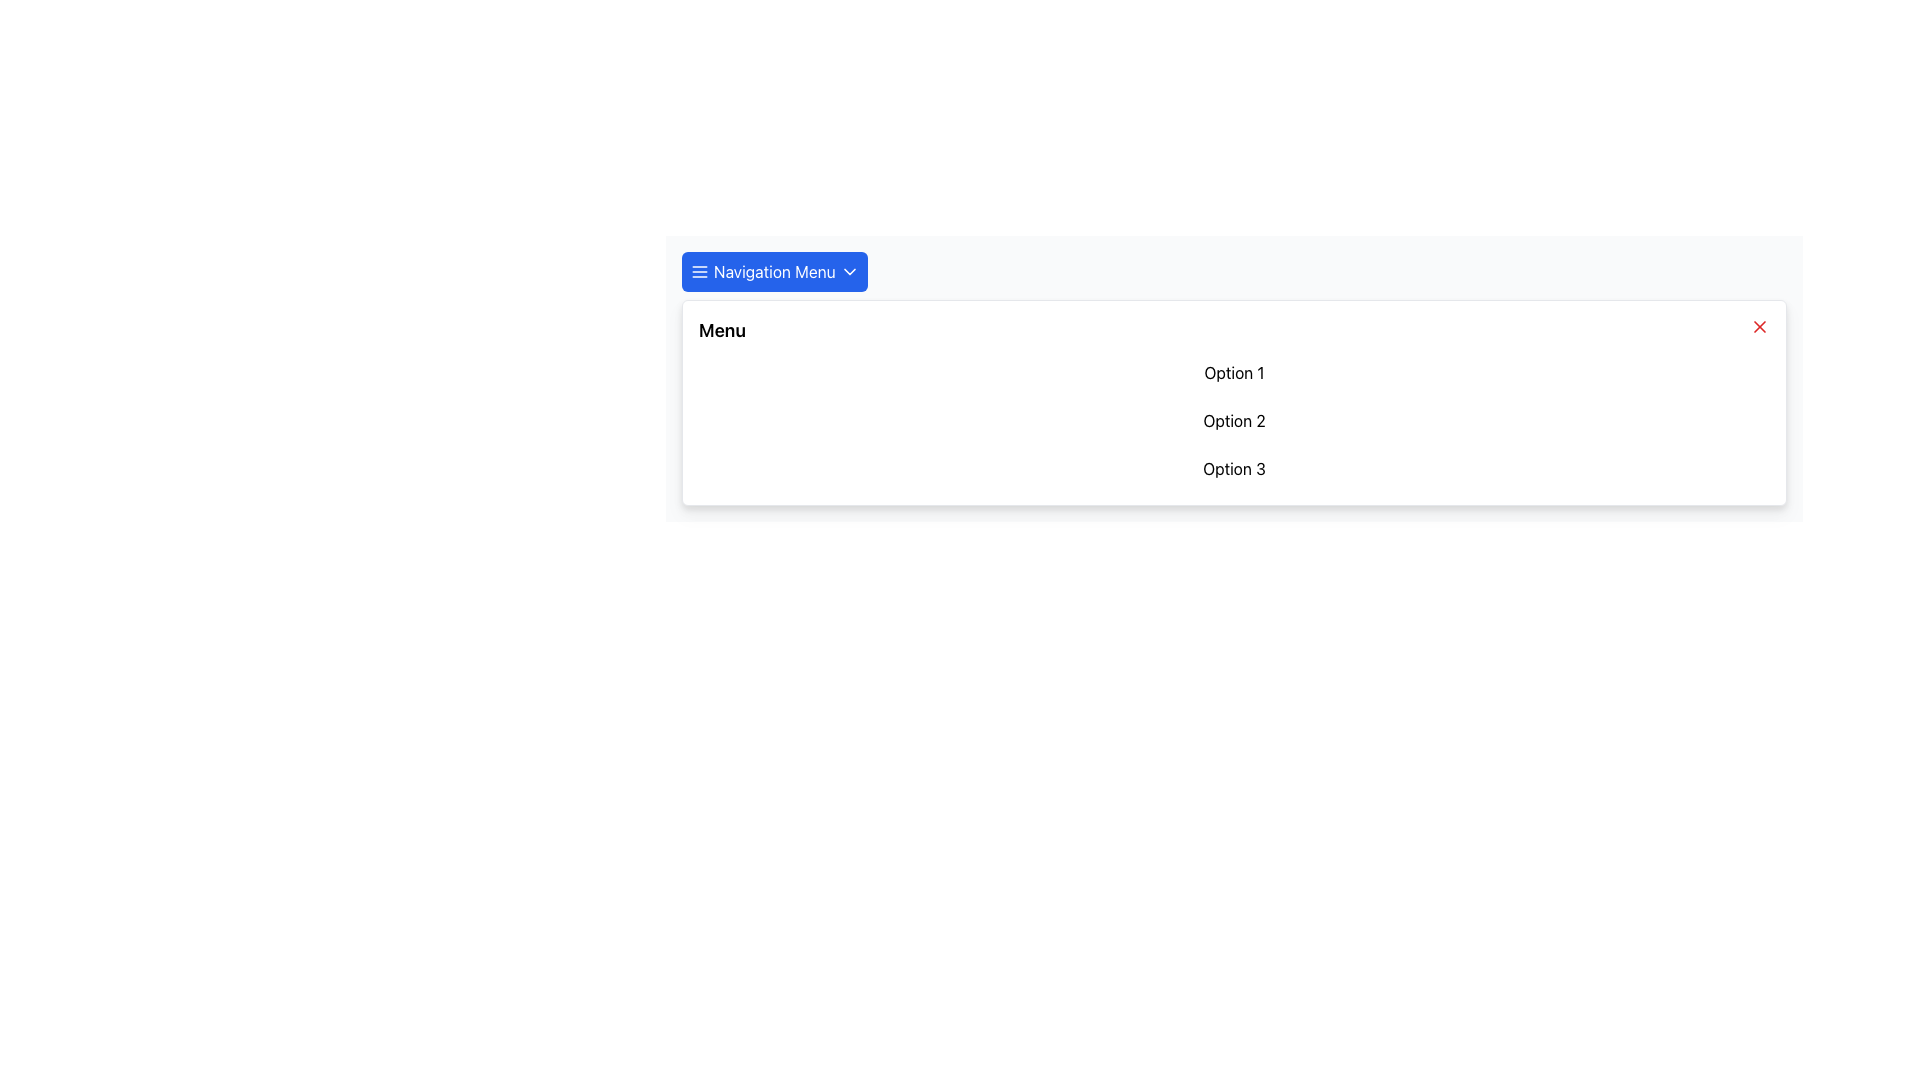 Image resolution: width=1920 pixels, height=1080 pixels. I want to click on the 'X' button located at the far right of the 'Menu' header, so click(1760, 326).